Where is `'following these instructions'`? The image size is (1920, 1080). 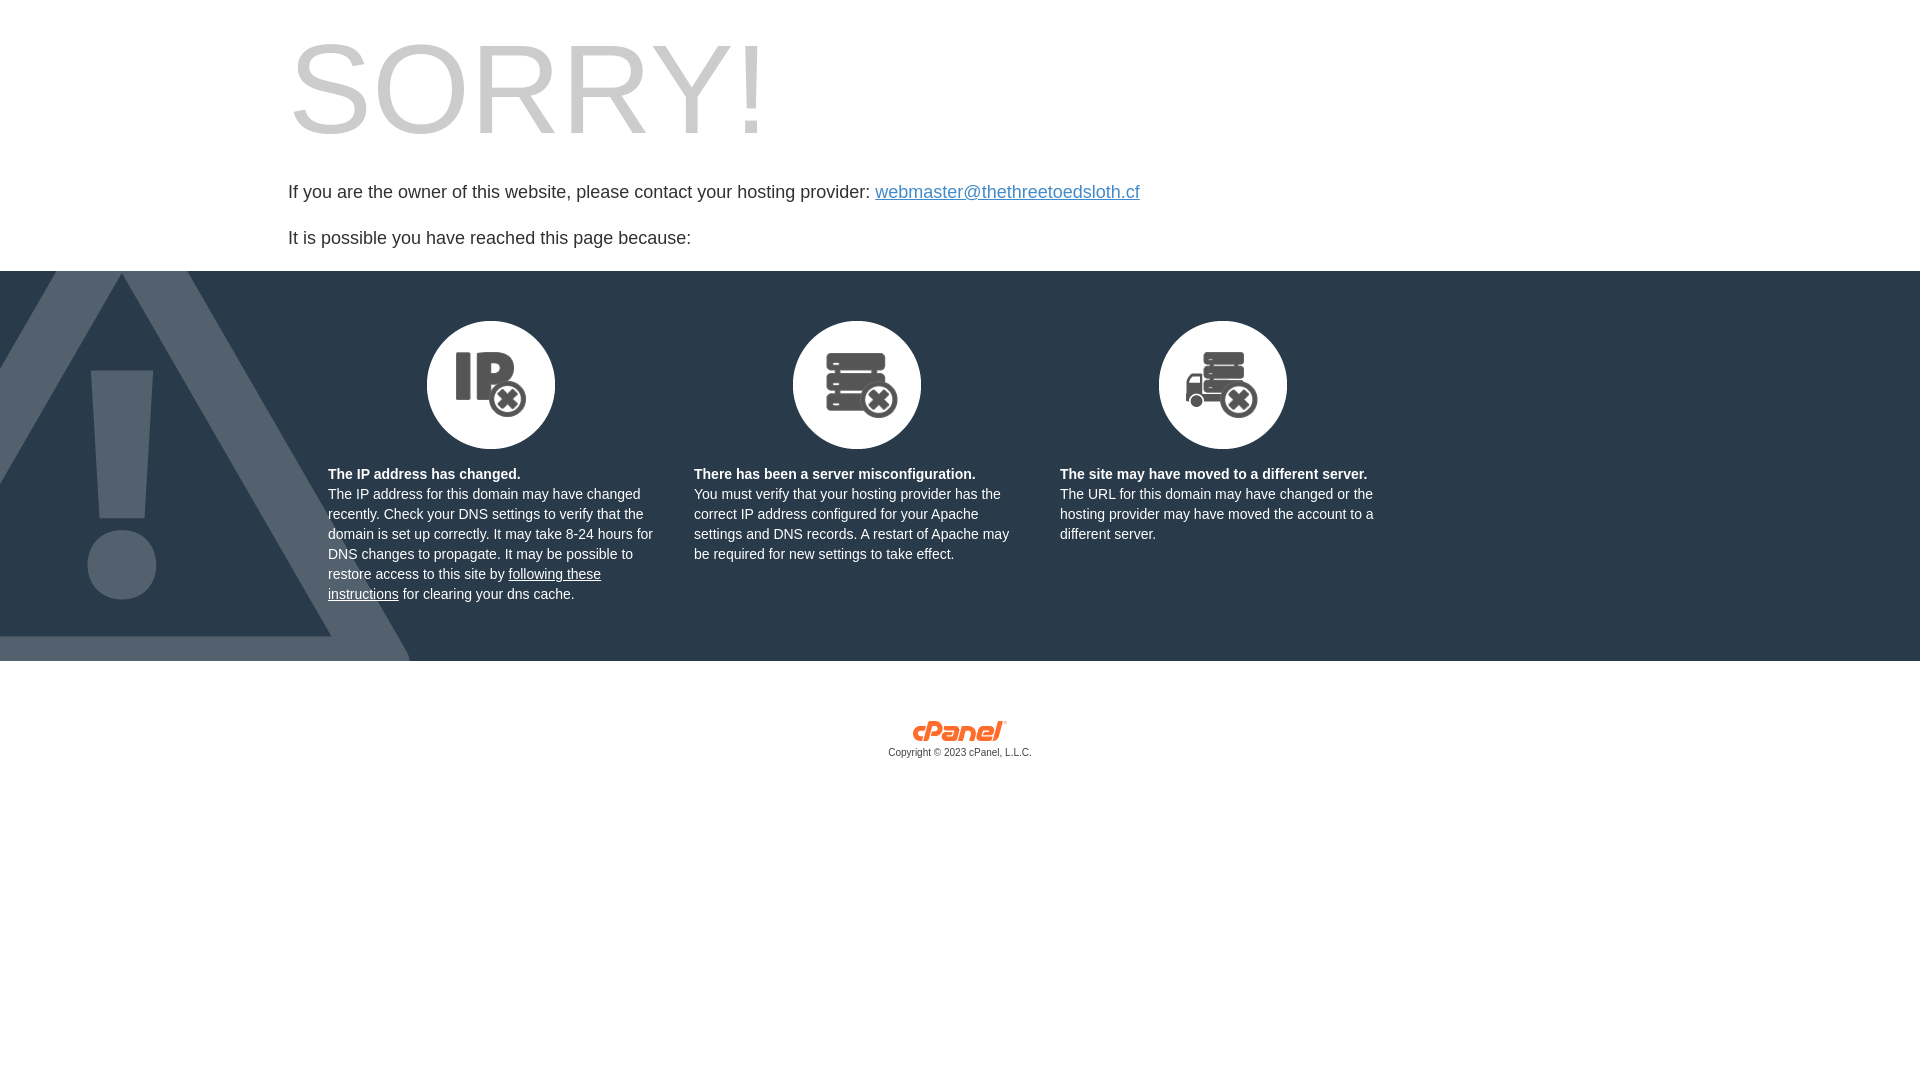
'following these instructions' is located at coordinates (463, 583).